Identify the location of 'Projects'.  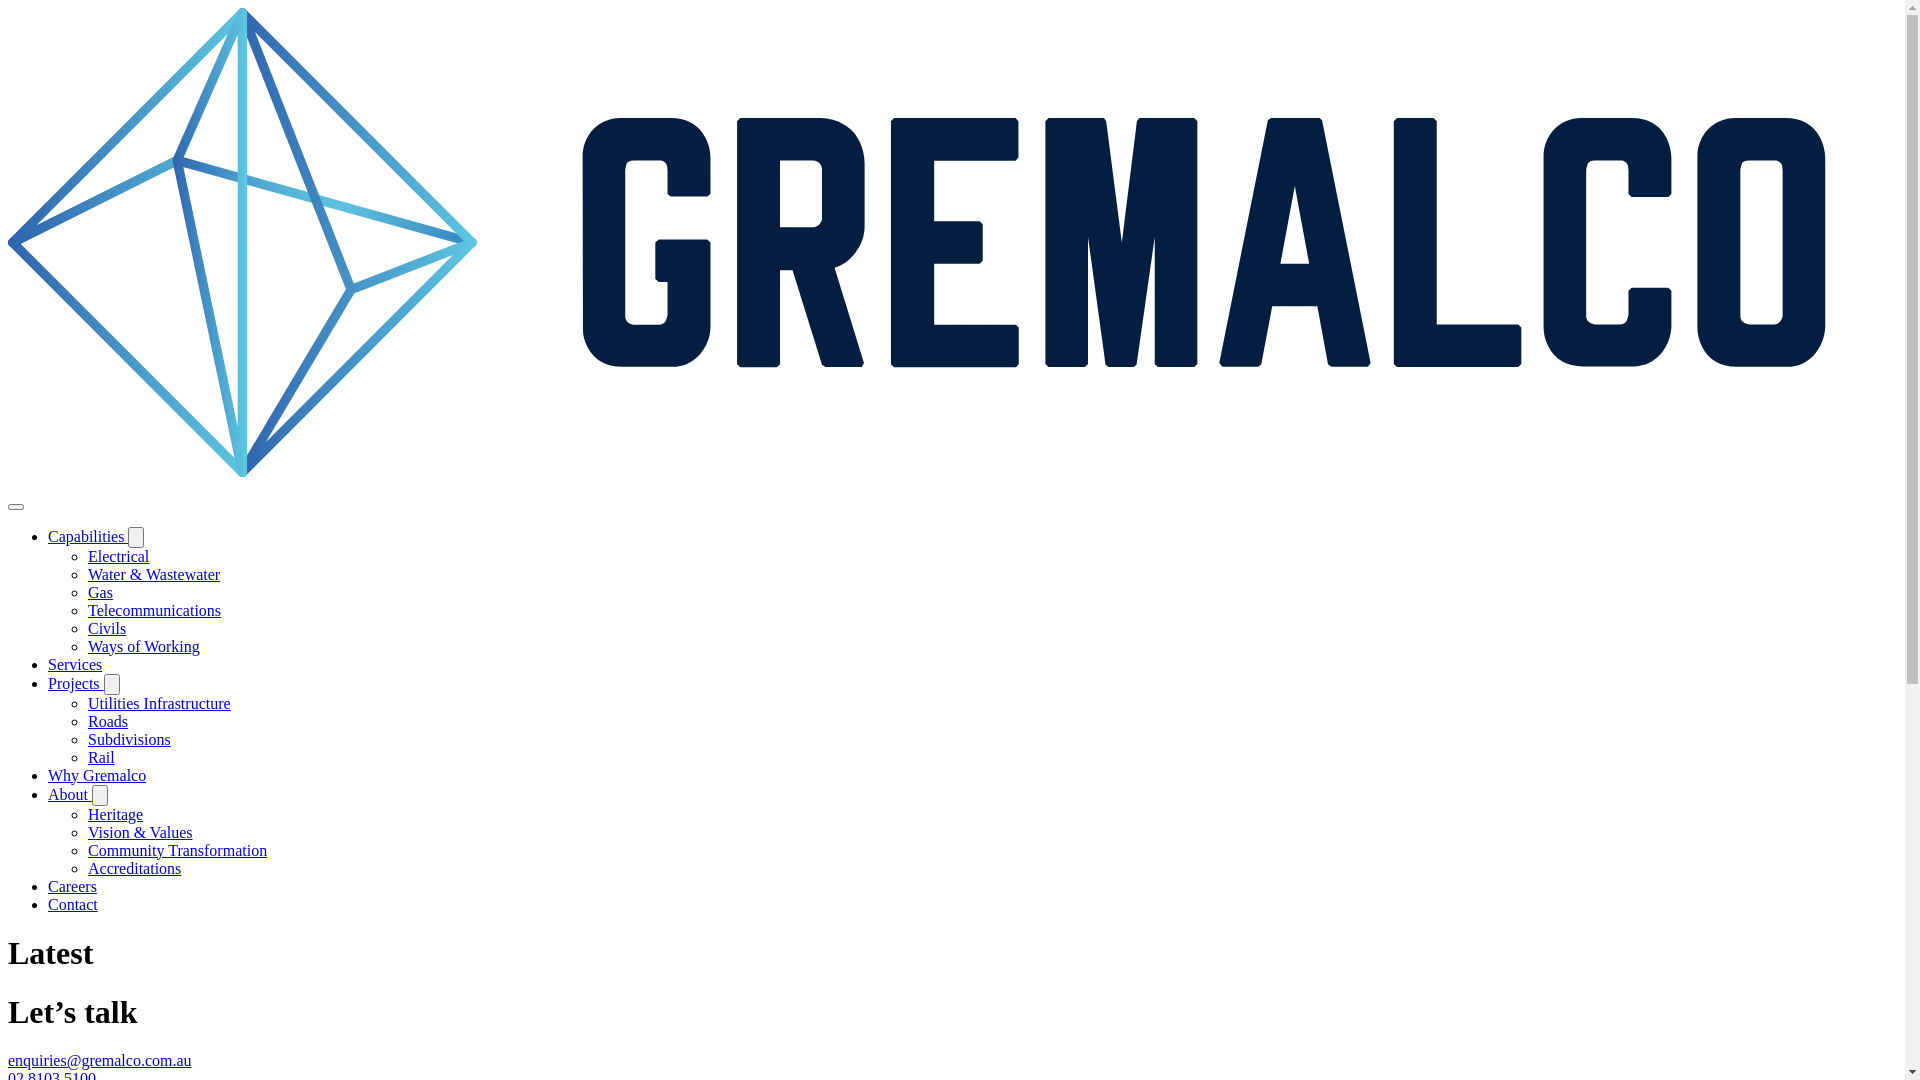
(76, 682).